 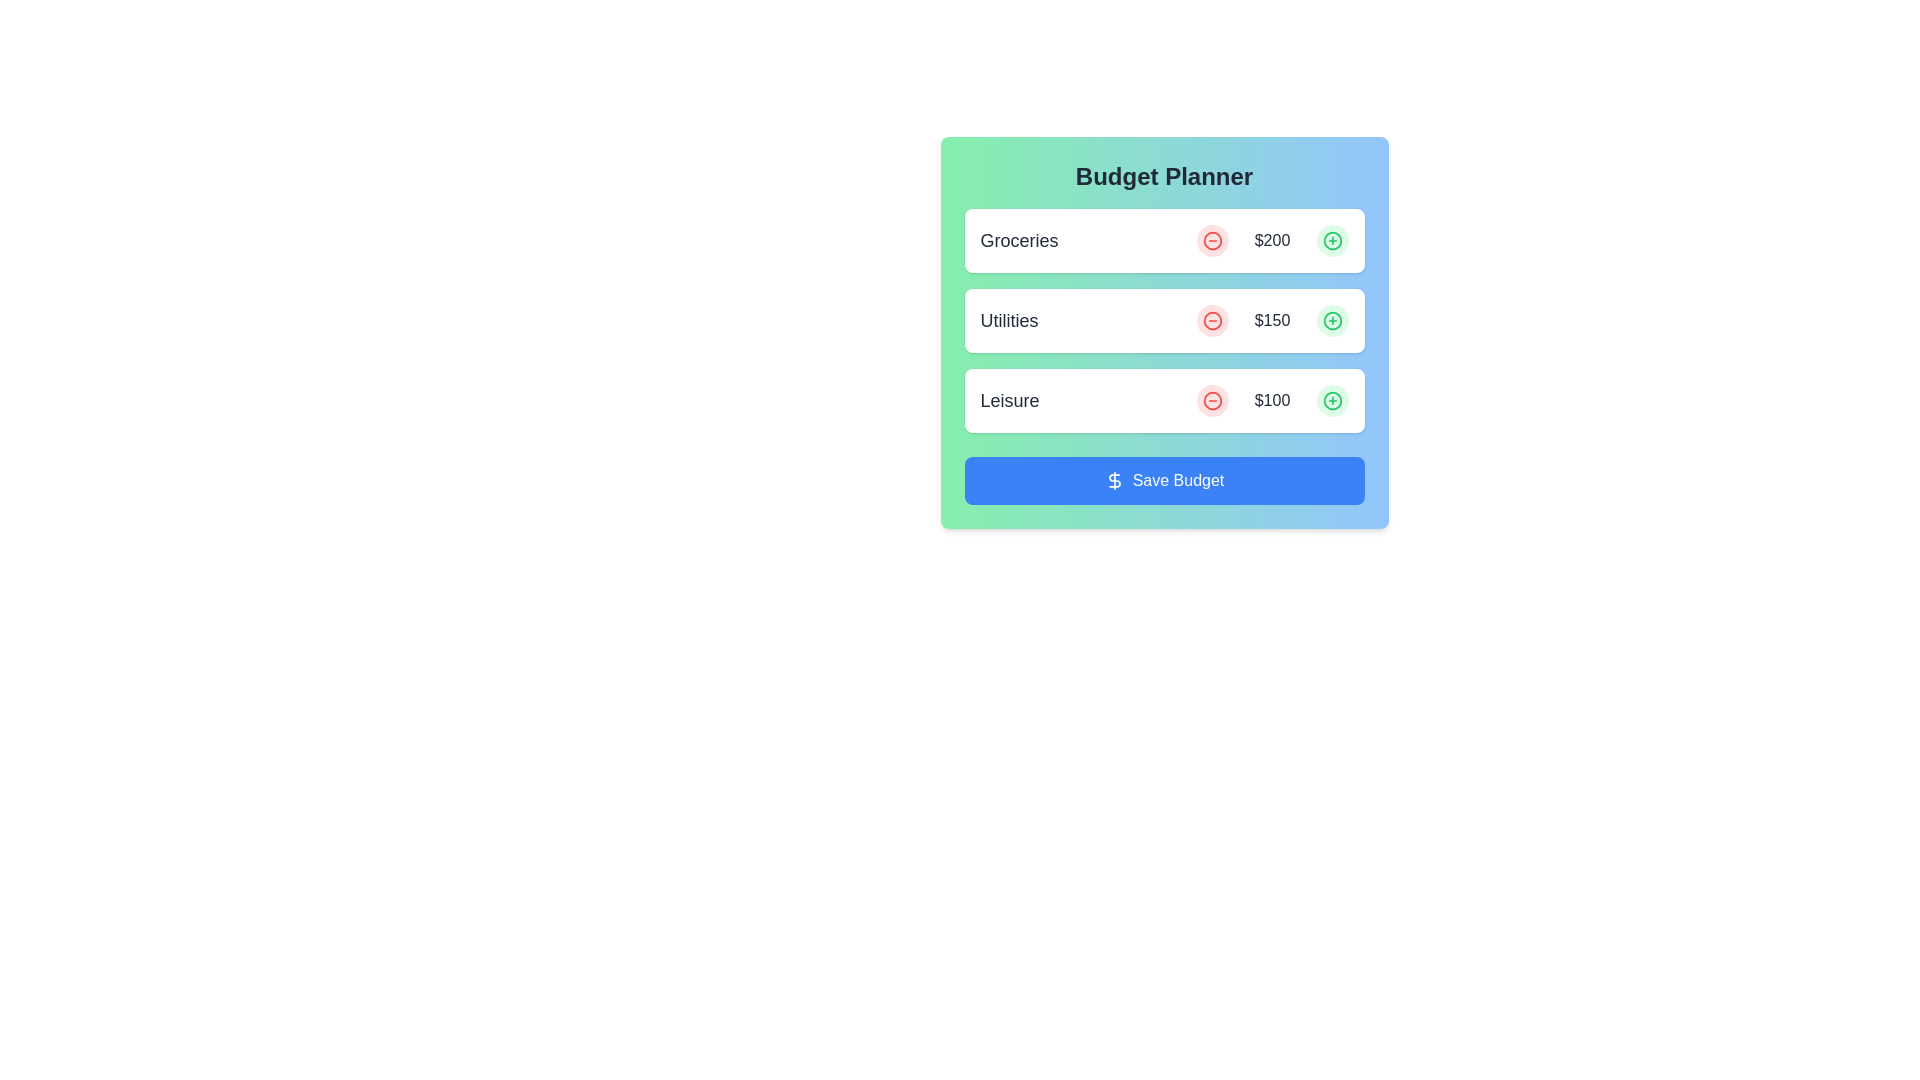 What do you see at coordinates (1211, 319) in the screenshot?
I see `the circular red-bordered button with a minus symbol to decrease the value in the Budget Planner interface` at bounding box center [1211, 319].